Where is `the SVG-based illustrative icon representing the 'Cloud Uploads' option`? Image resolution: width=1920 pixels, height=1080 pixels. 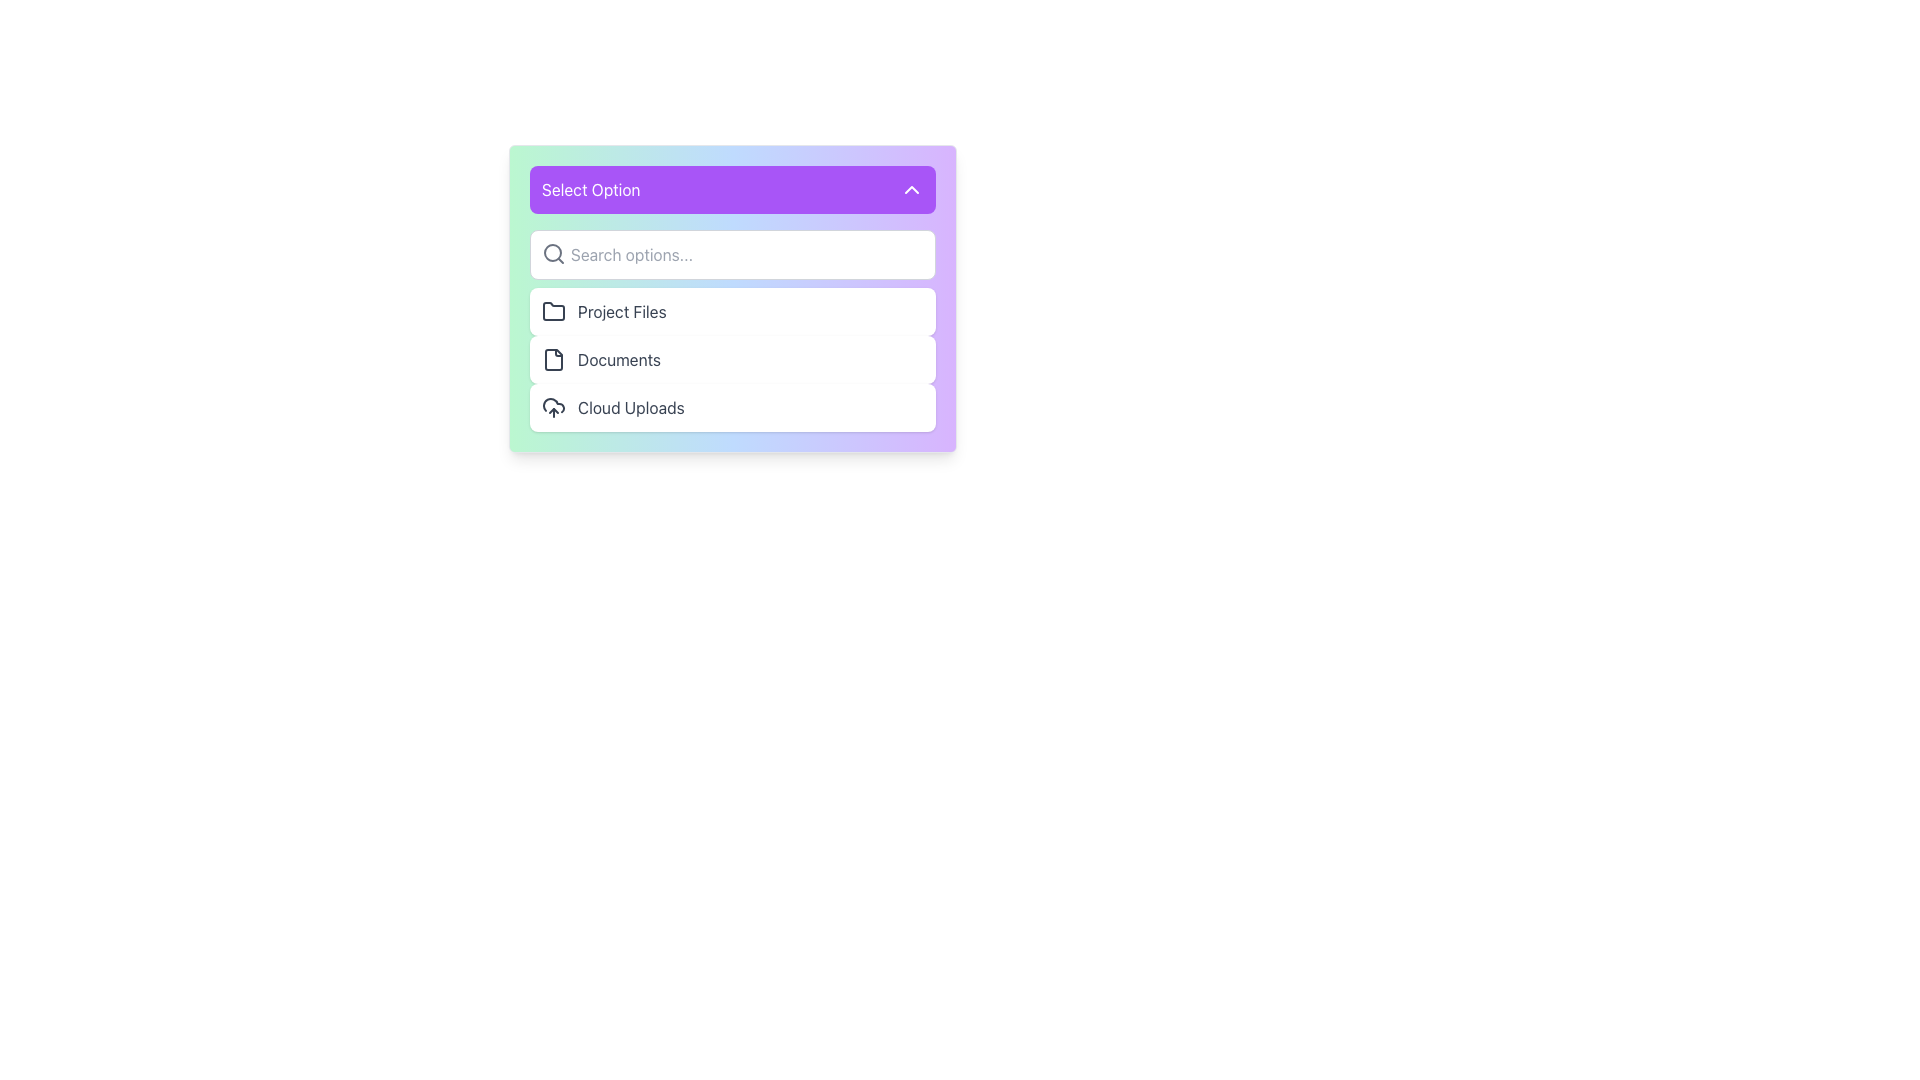
the SVG-based illustrative icon representing the 'Cloud Uploads' option is located at coordinates (553, 407).